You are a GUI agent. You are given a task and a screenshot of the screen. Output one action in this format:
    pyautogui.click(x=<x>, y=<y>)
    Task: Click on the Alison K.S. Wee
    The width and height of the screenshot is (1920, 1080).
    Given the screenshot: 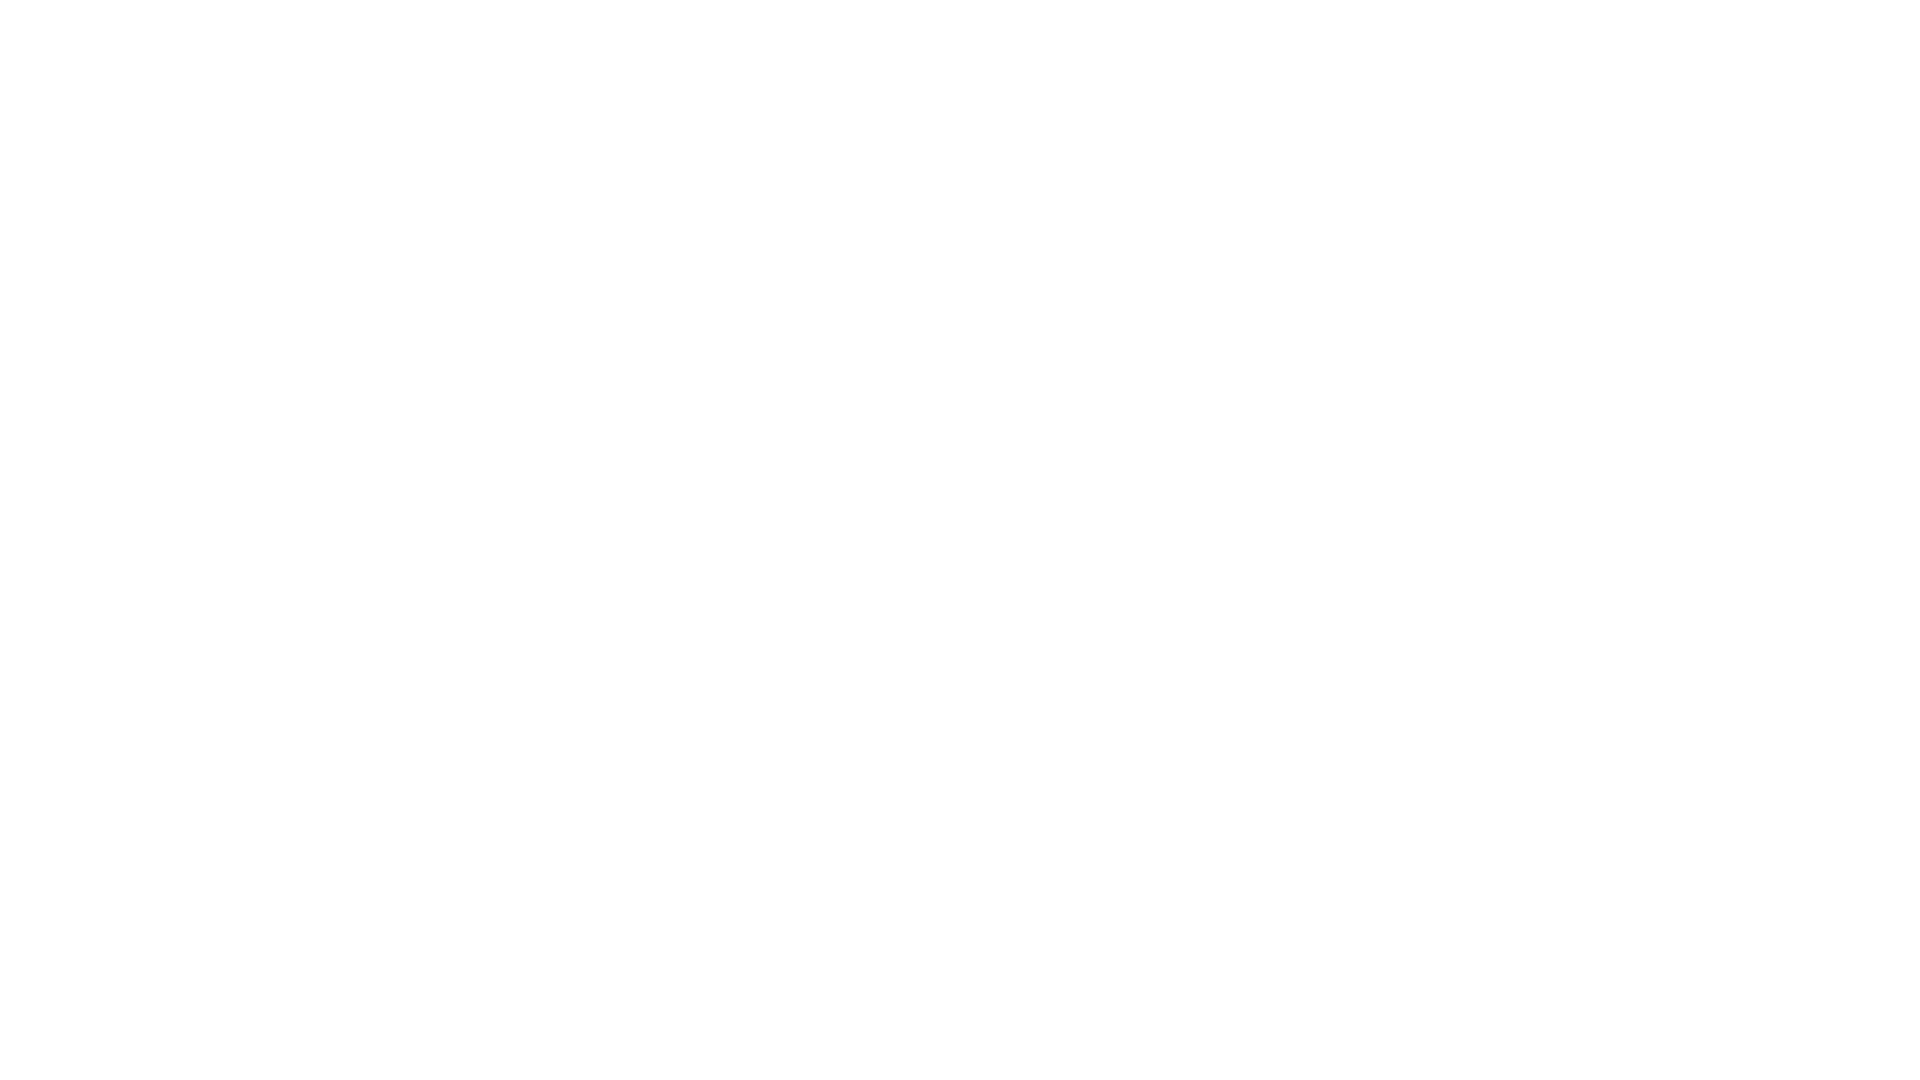 What is the action you would take?
    pyautogui.click(x=1536, y=260)
    